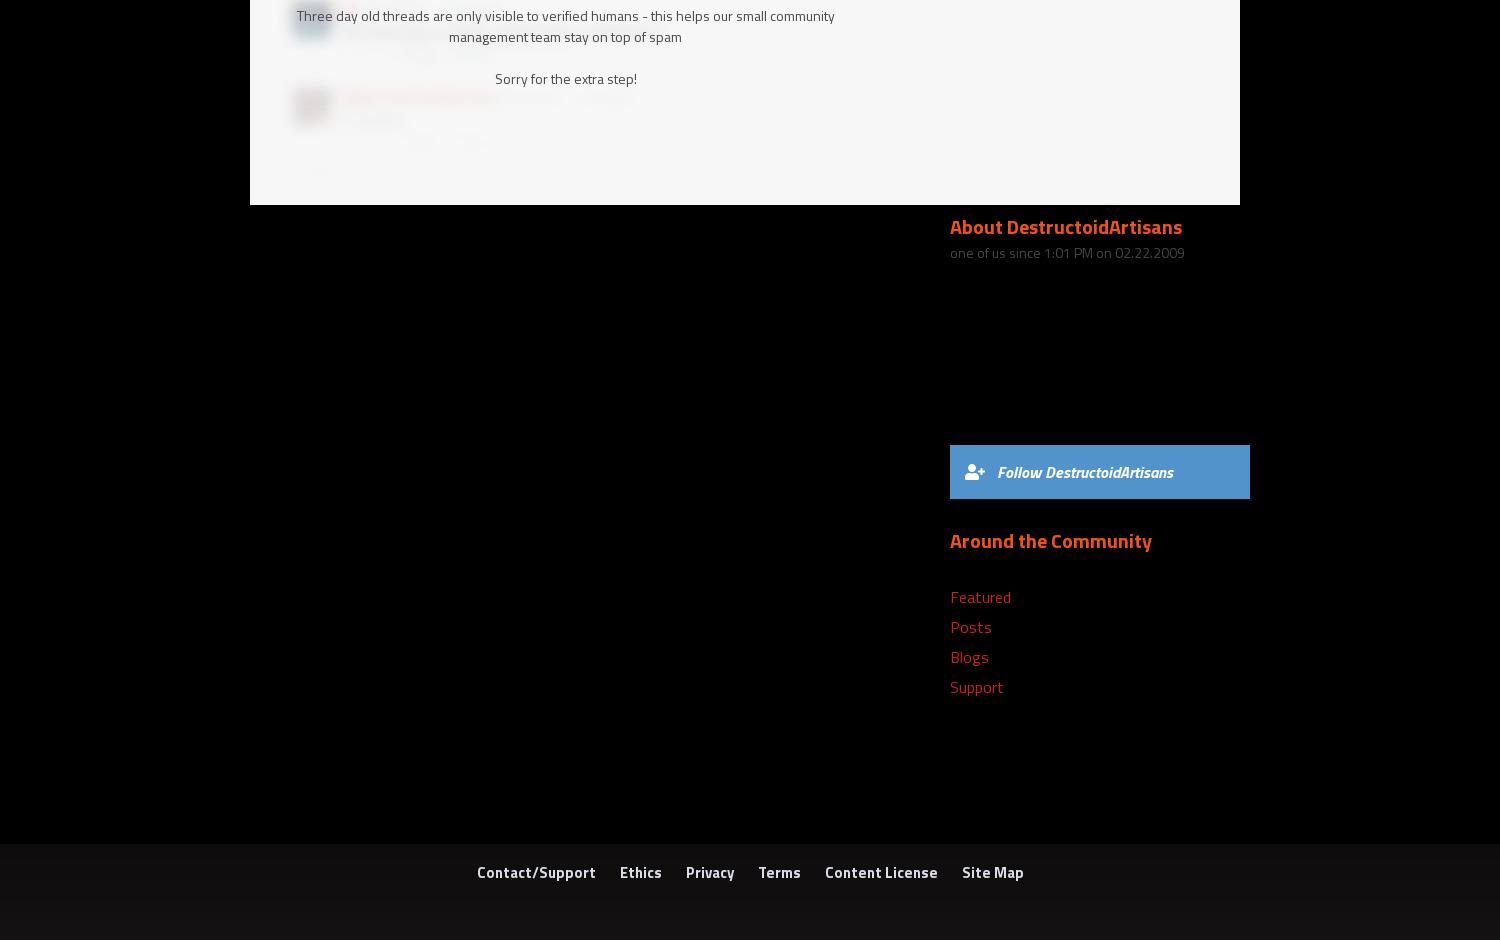 This screenshot has height=940, width=1500. What do you see at coordinates (535, 871) in the screenshot?
I see `'Contact/Support'` at bounding box center [535, 871].